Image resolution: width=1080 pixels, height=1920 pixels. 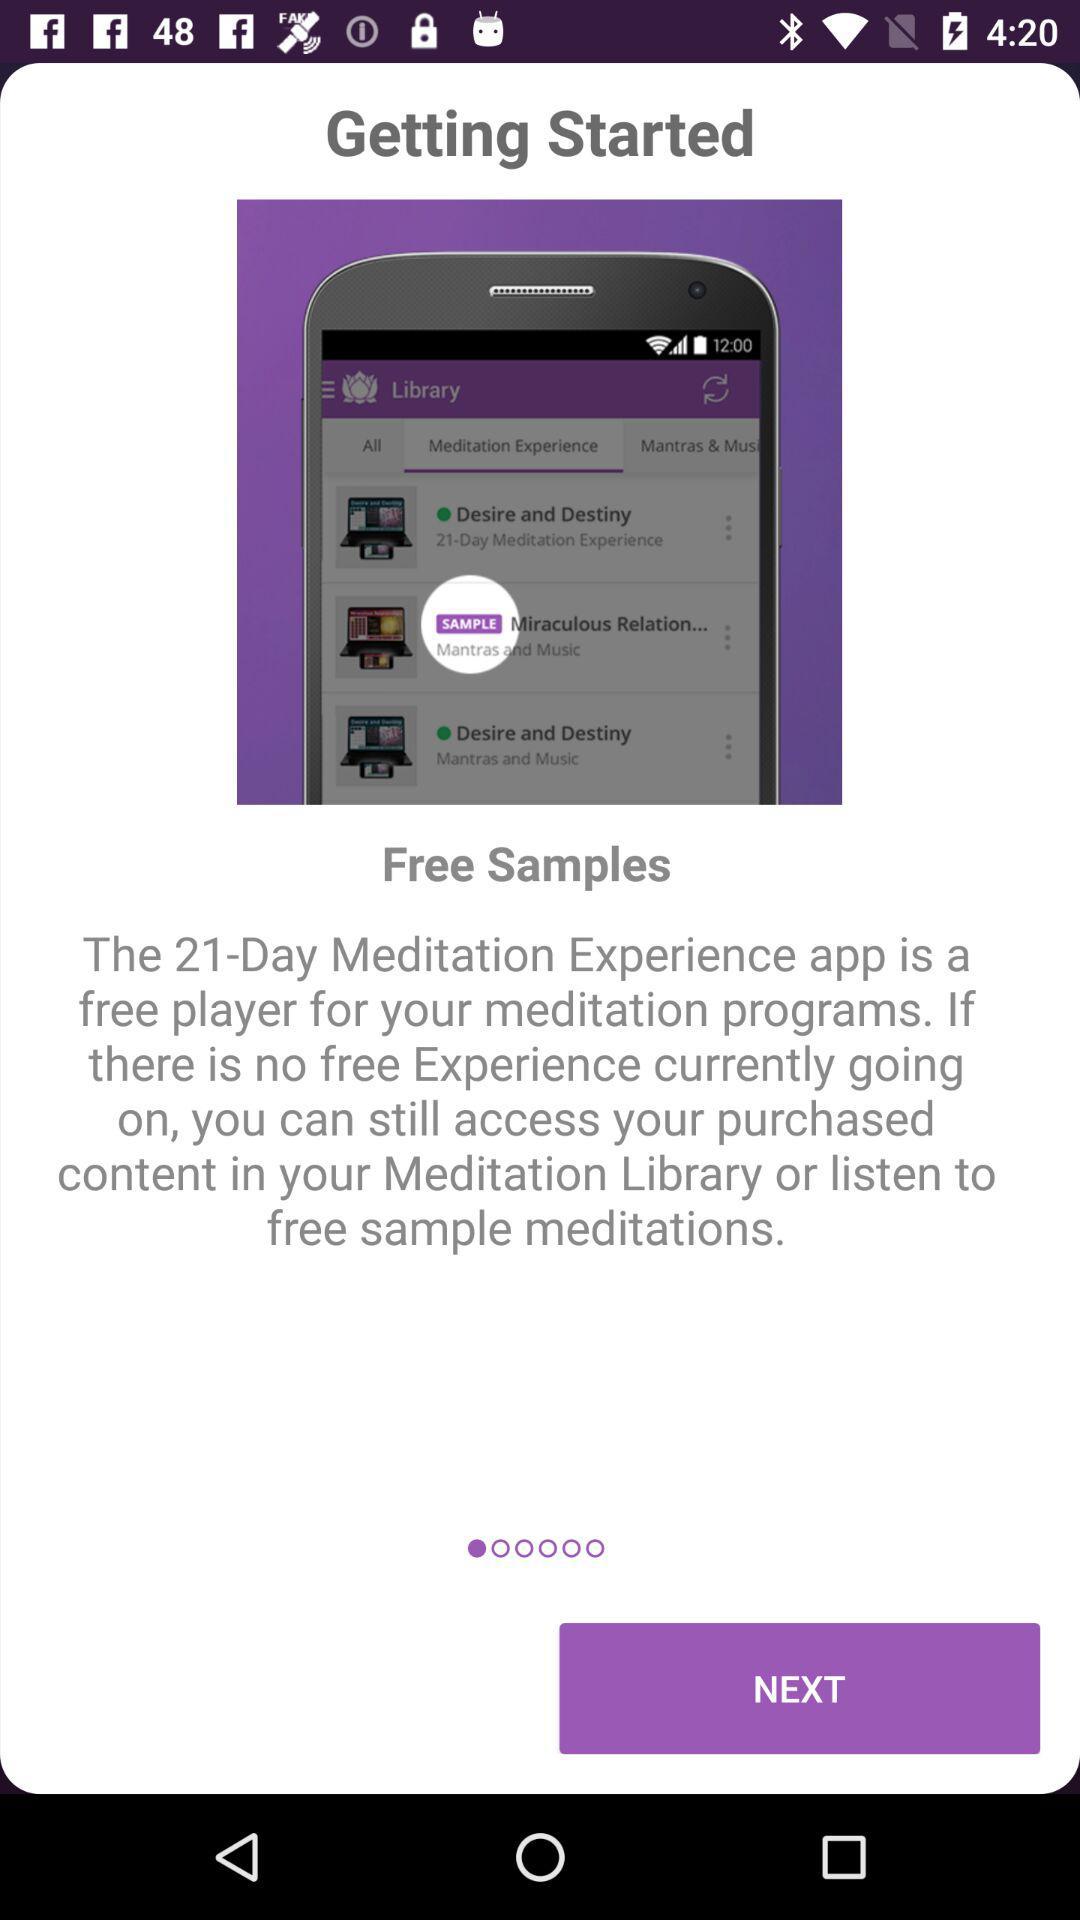 What do you see at coordinates (798, 1687) in the screenshot?
I see `the next item` at bounding box center [798, 1687].